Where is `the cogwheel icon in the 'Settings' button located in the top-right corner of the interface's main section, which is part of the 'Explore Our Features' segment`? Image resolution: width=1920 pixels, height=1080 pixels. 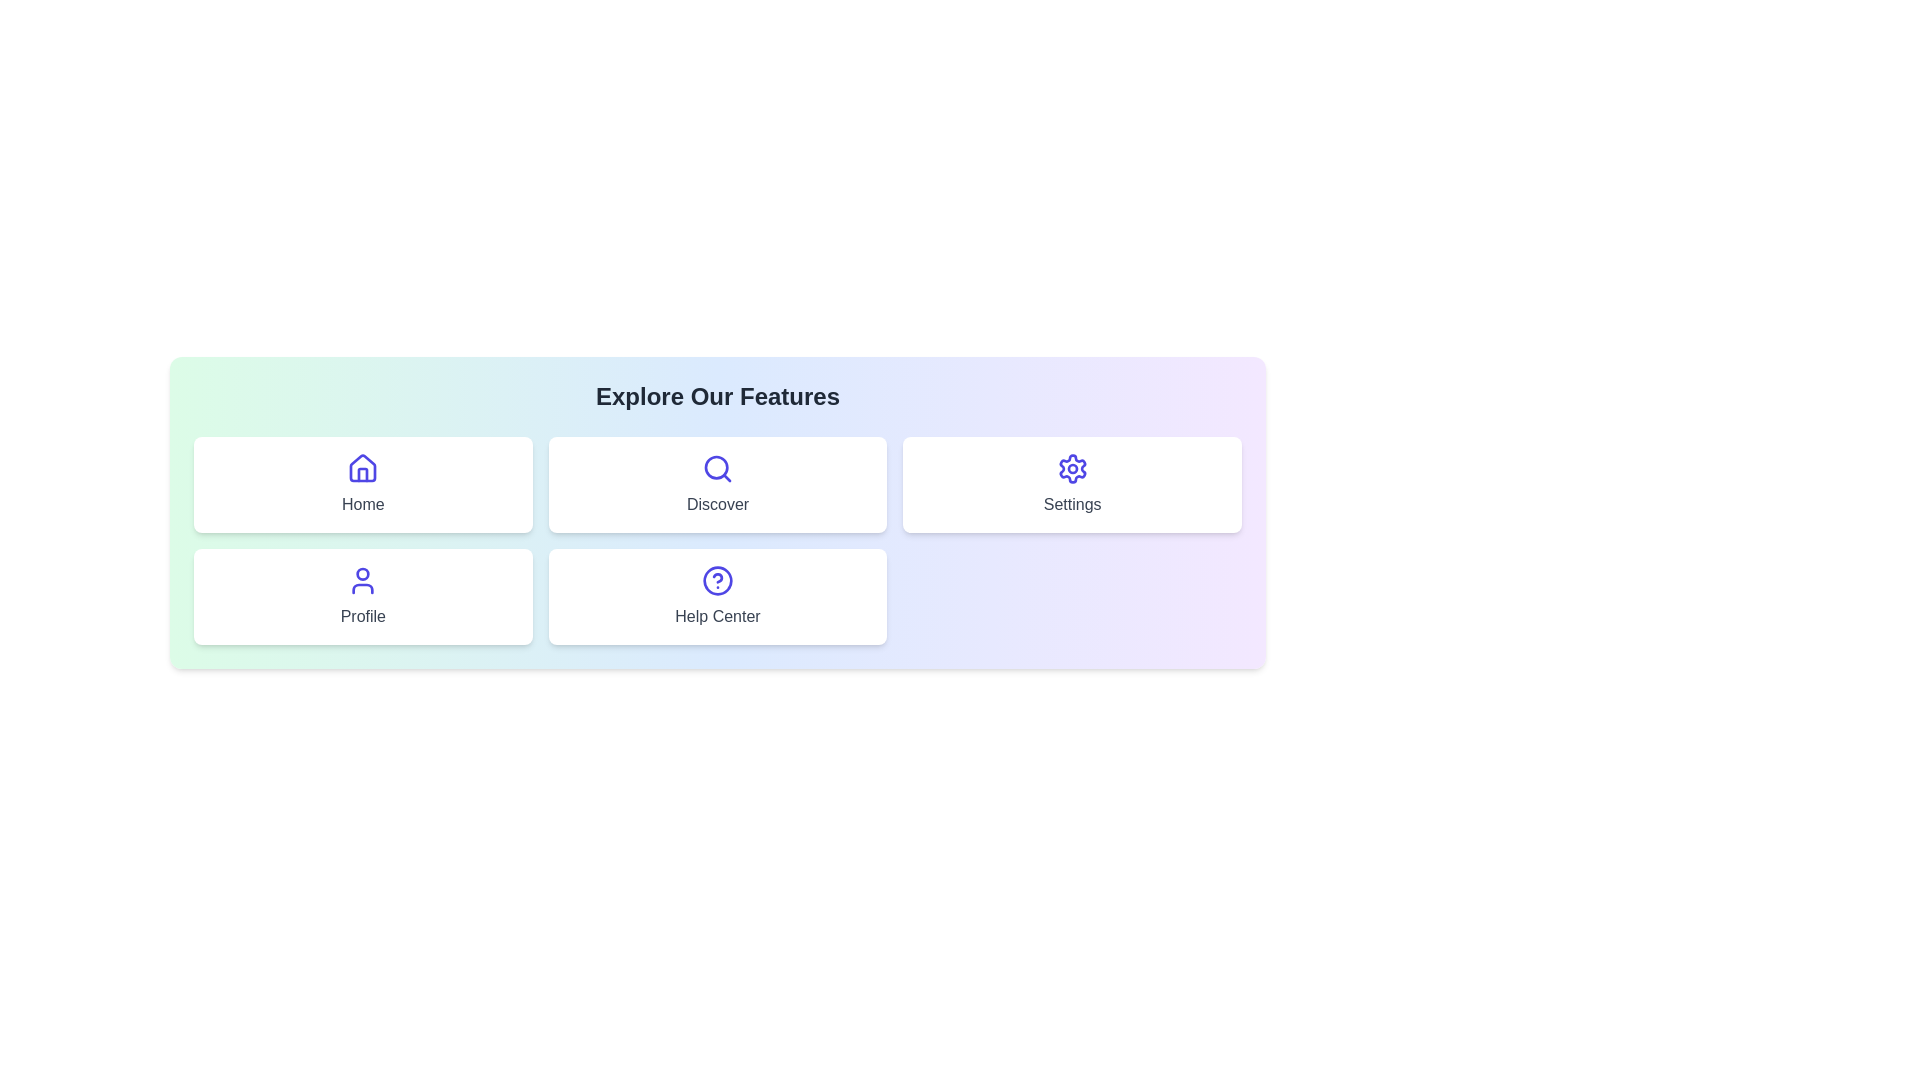 the cogwheel icon in the 'Settings' button located in the top-right corner of the interface's main section, which is part of the 'Explore Our Features' segment is located at coordinates (1071, 469).